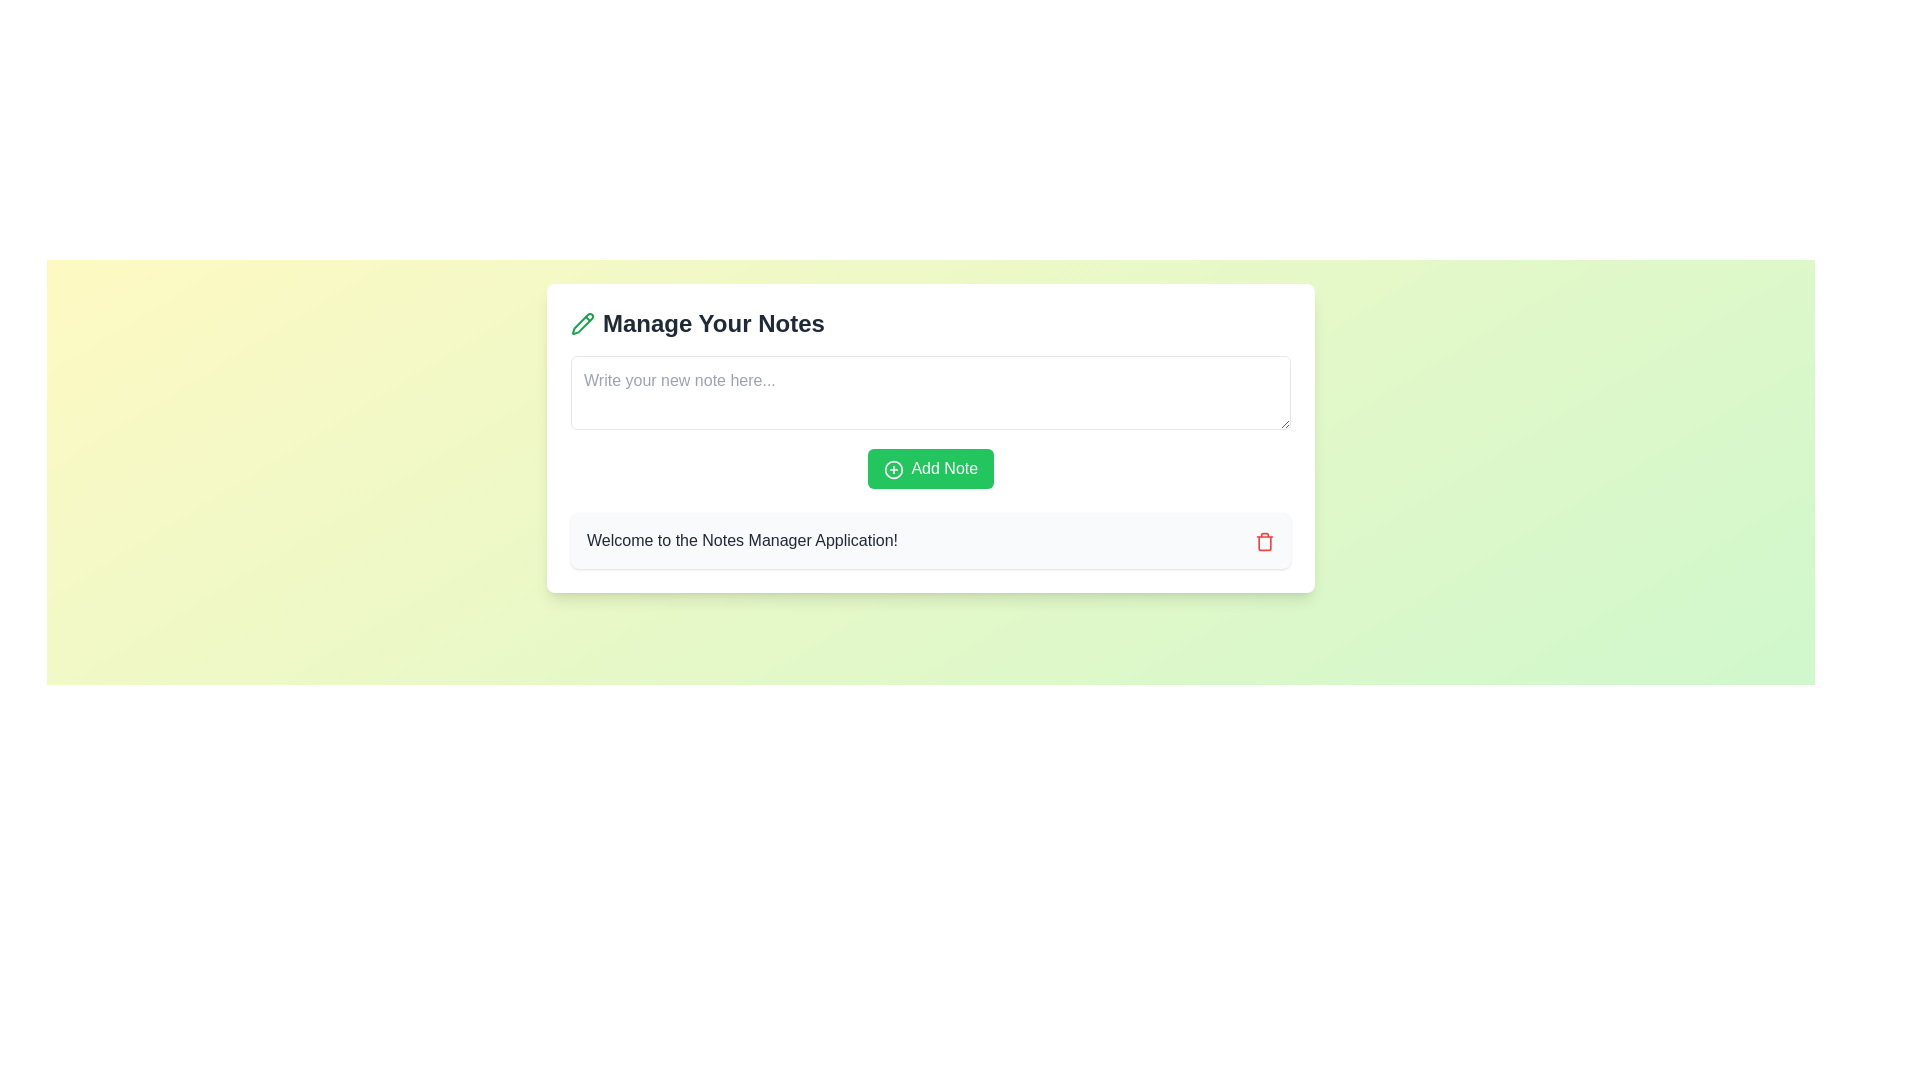  Describe the element at coordinates (930, 469) in the screenshot. I see `the 'Add Note' button located below the text input area labeled 'Write your new note here...' for visual feedback` at that location.